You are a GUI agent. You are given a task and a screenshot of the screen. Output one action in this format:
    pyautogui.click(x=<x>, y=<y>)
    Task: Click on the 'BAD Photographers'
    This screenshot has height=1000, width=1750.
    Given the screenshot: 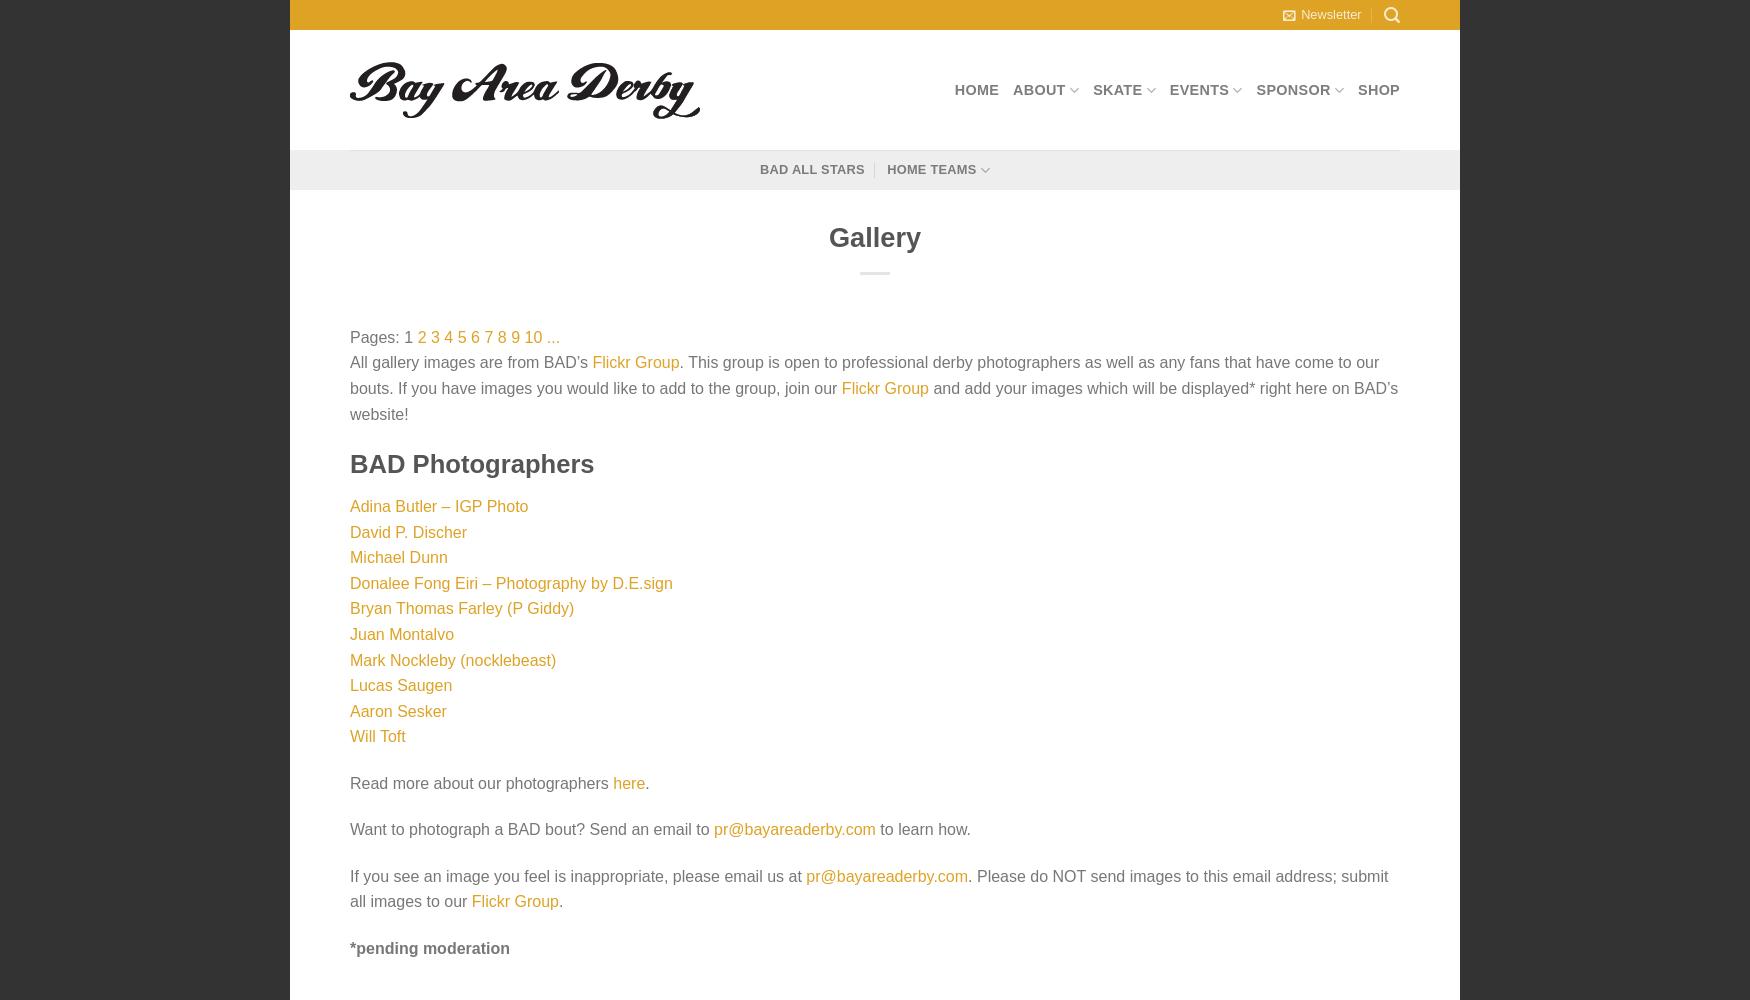 What is the action you would take?
    pyautogui.click(x=471, y=463)
    